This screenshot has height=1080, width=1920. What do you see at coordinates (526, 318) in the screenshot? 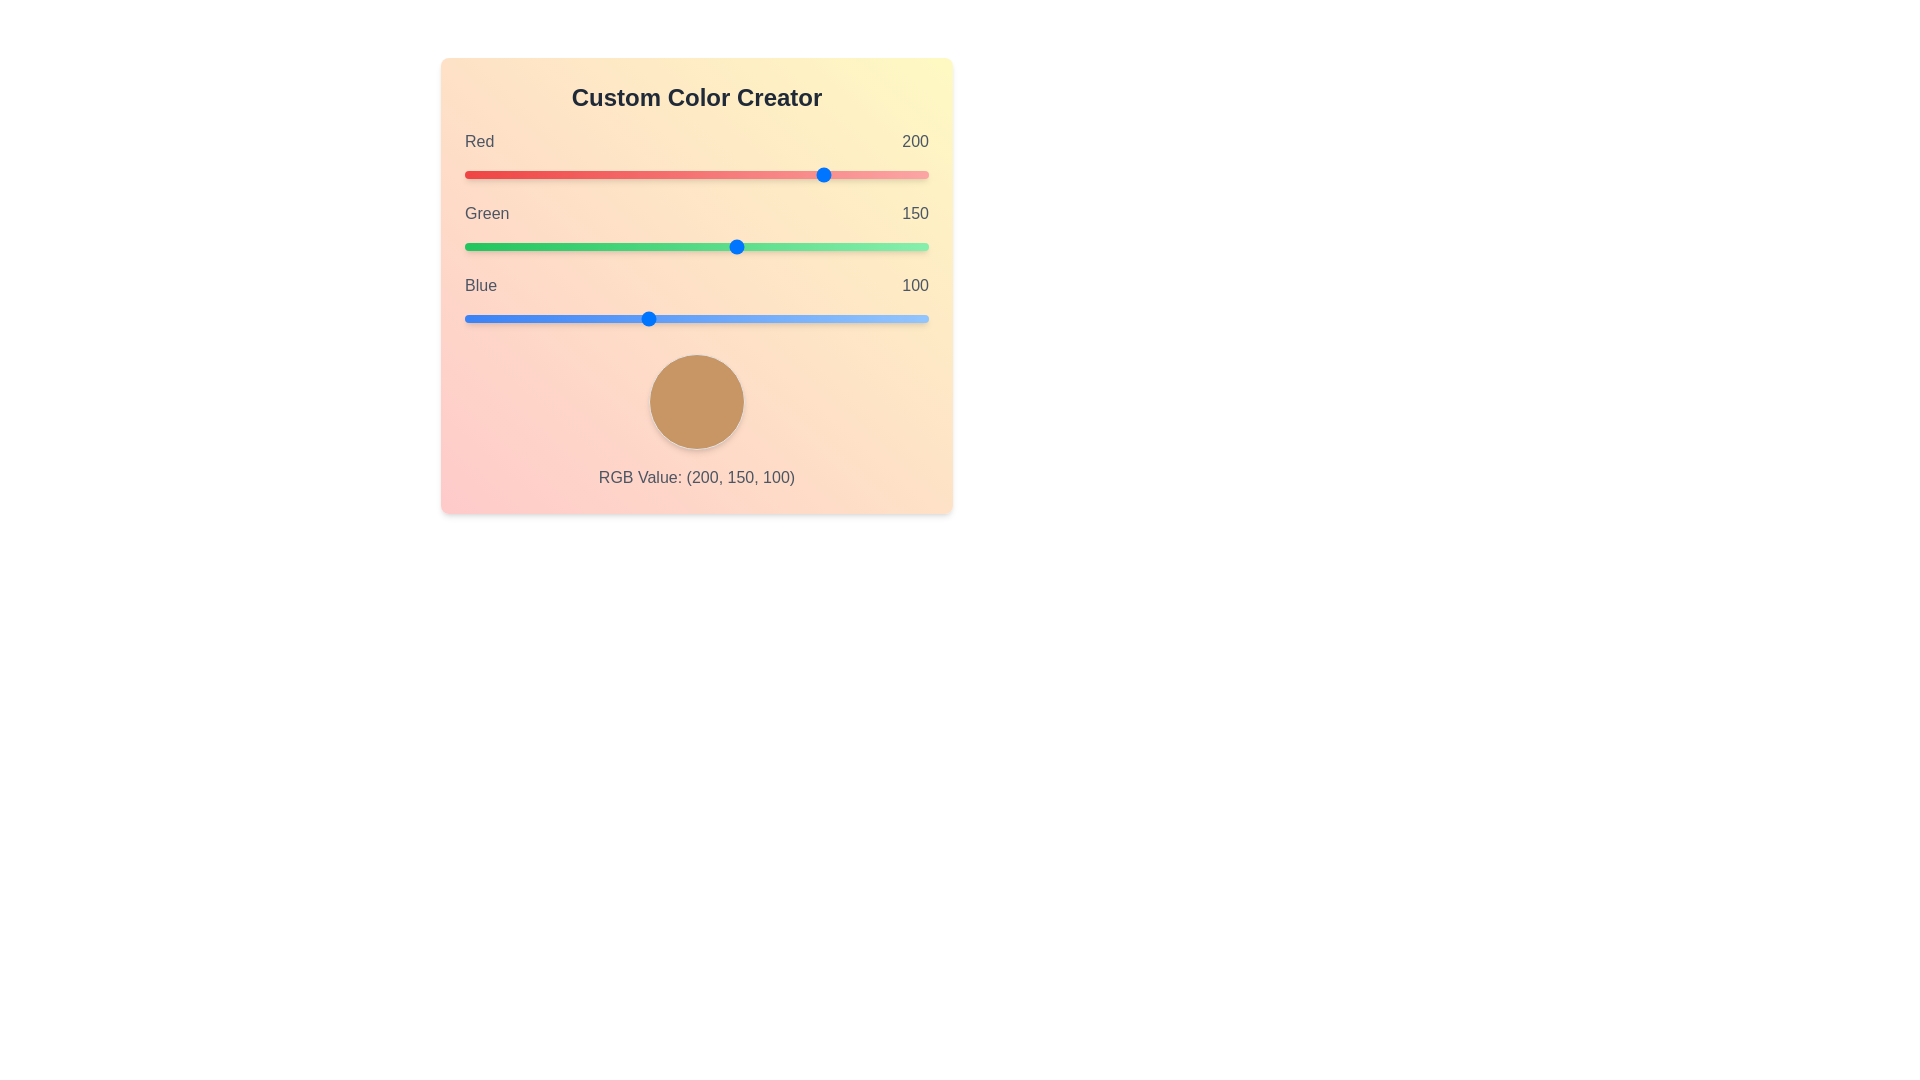
I see `the blue slider to set the blue value to 34` at bounding box center [526, 318].